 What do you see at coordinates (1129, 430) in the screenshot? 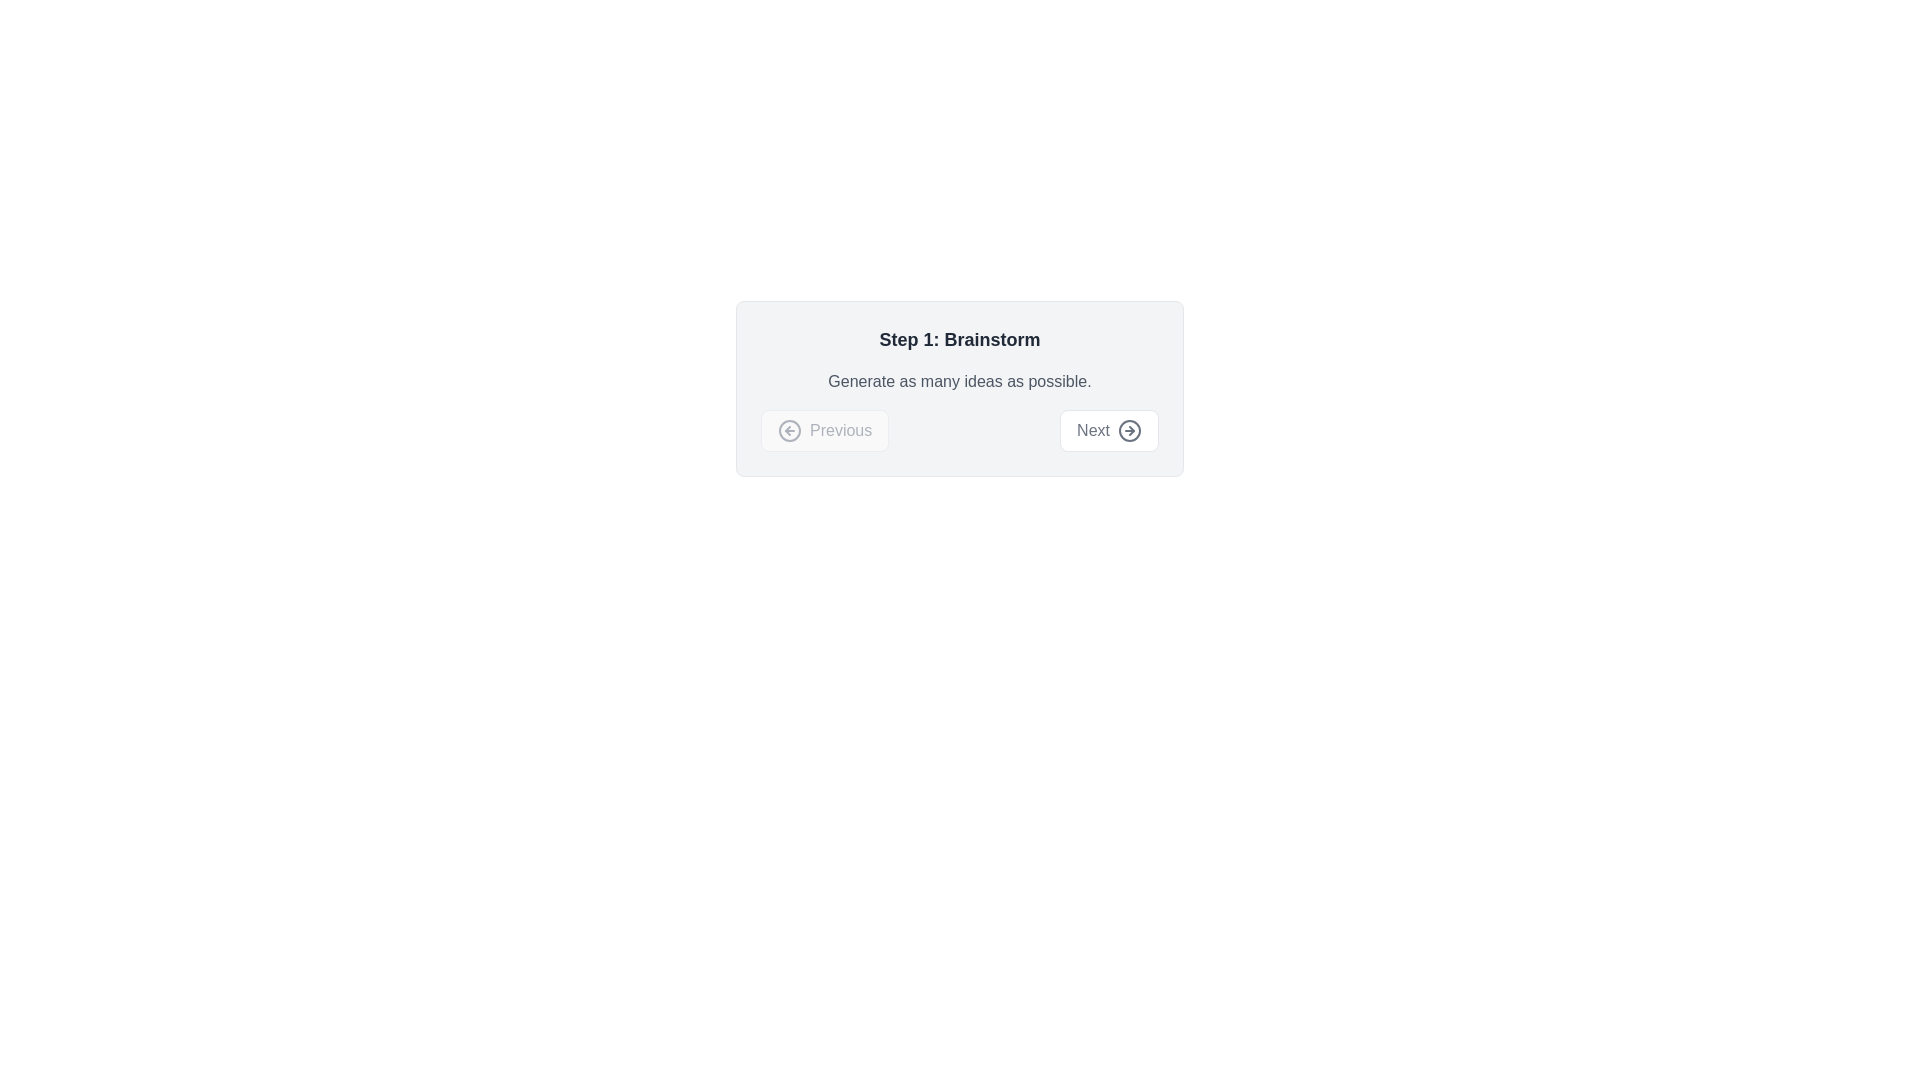
I see `the icon located within the 'Next' button at the bottom right of the dialog box` at bounding box center [1129, 430].